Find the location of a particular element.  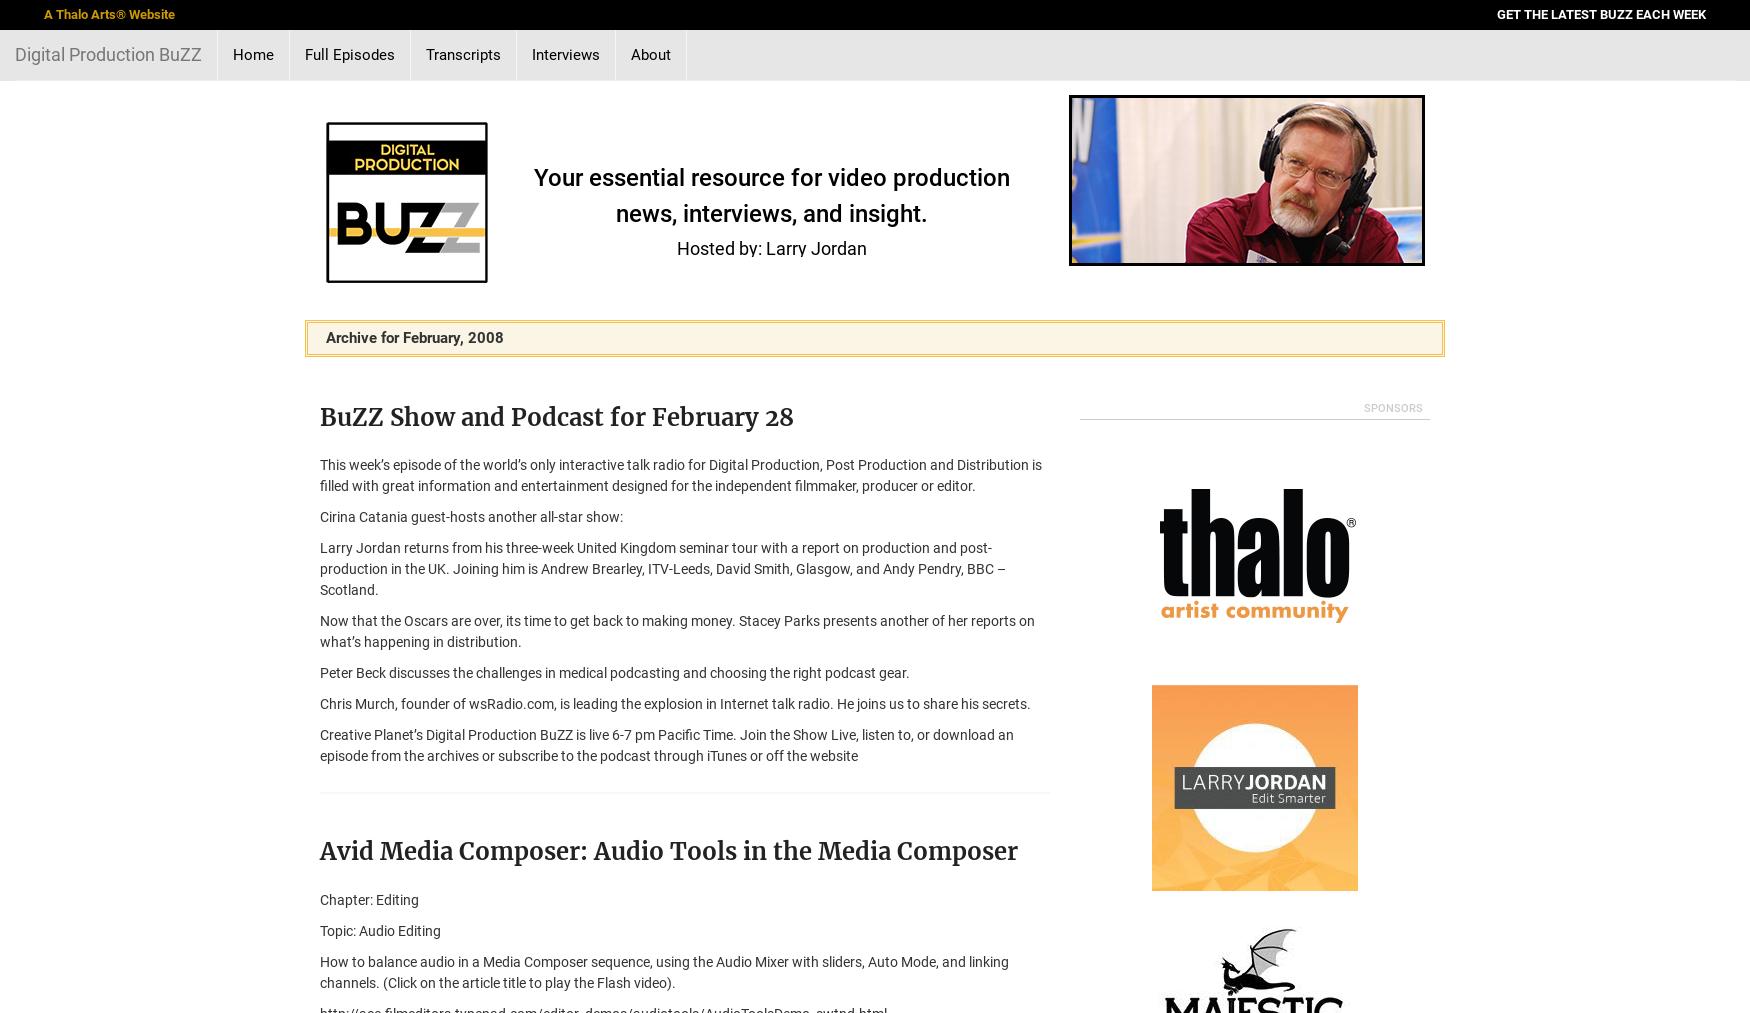

'Get the Latest BuZZ Each Week' is located at coordinates (1601, 13).